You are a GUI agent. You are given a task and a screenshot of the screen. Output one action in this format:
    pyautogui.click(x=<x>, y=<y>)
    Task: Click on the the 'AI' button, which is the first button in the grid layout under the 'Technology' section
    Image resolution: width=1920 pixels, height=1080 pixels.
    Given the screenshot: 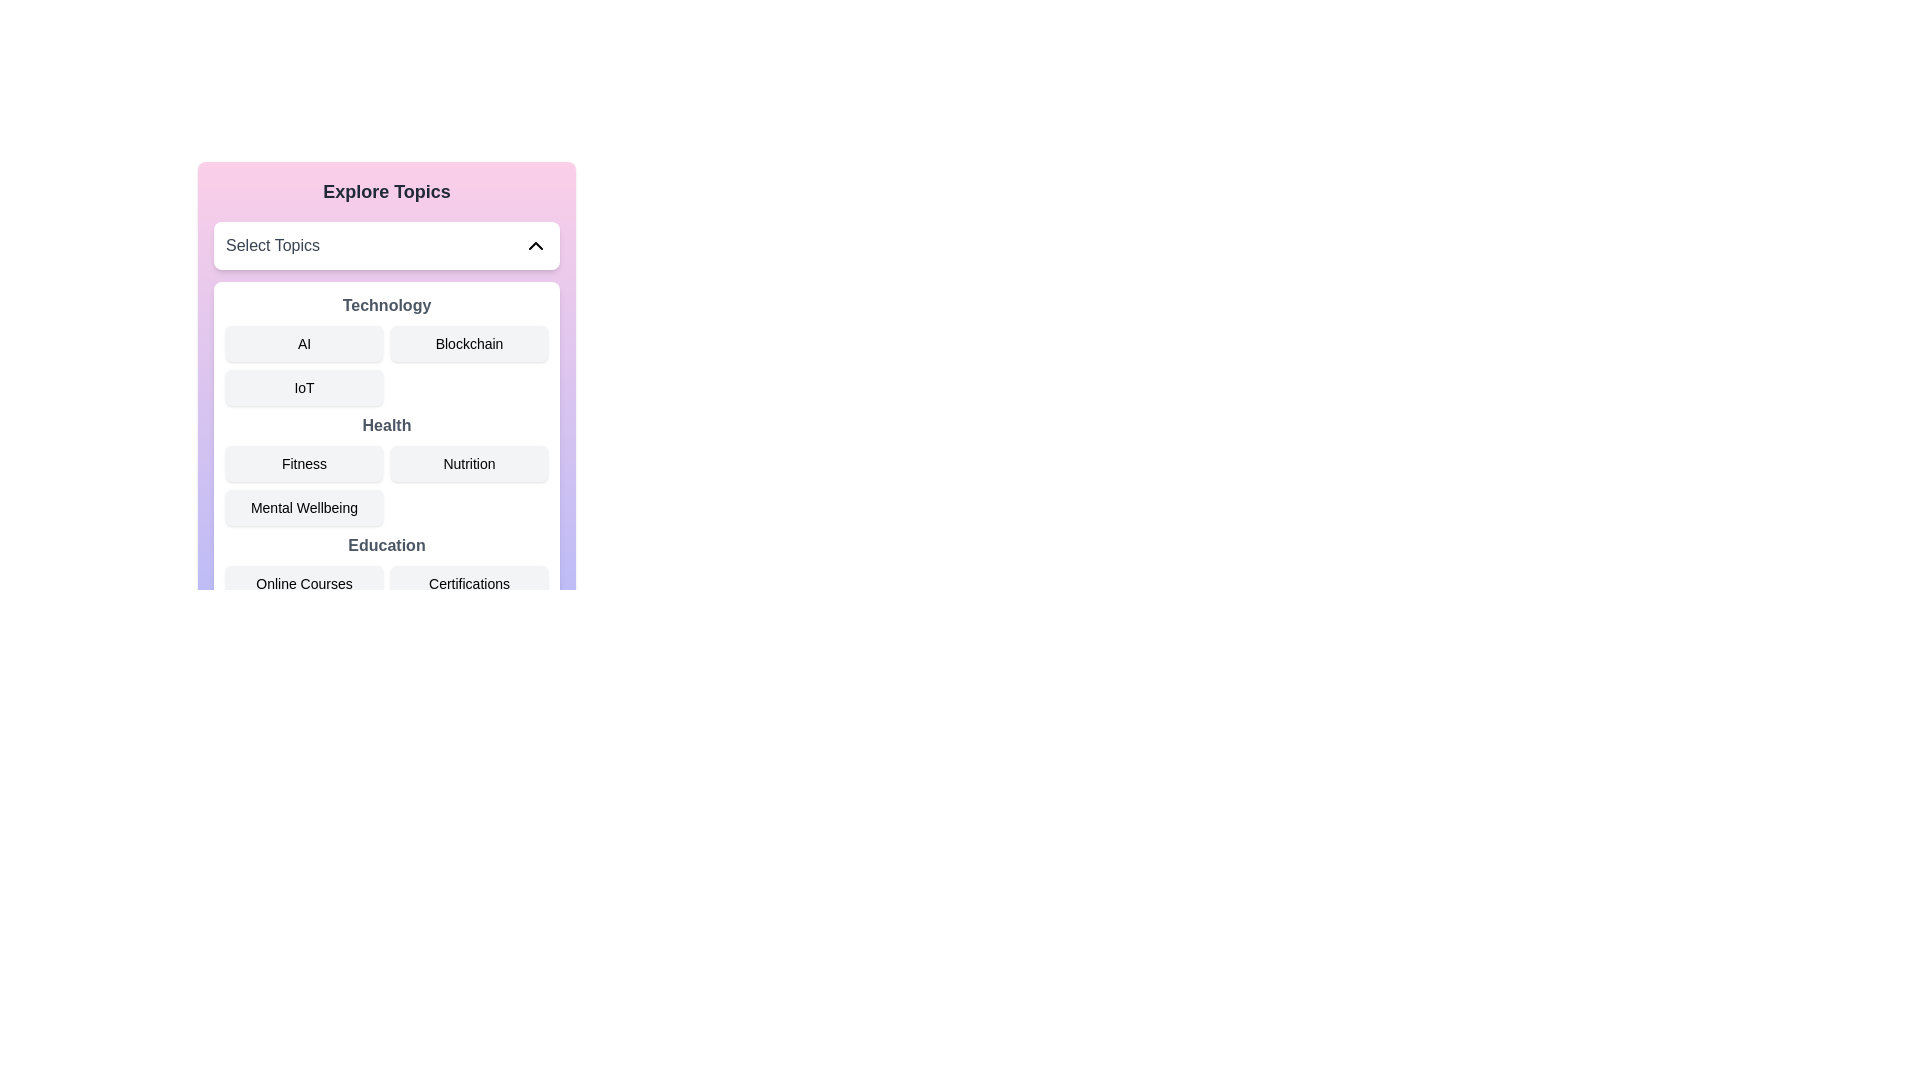 What is the action you would take?
    pyautogui.click(x=303, y=342)
    